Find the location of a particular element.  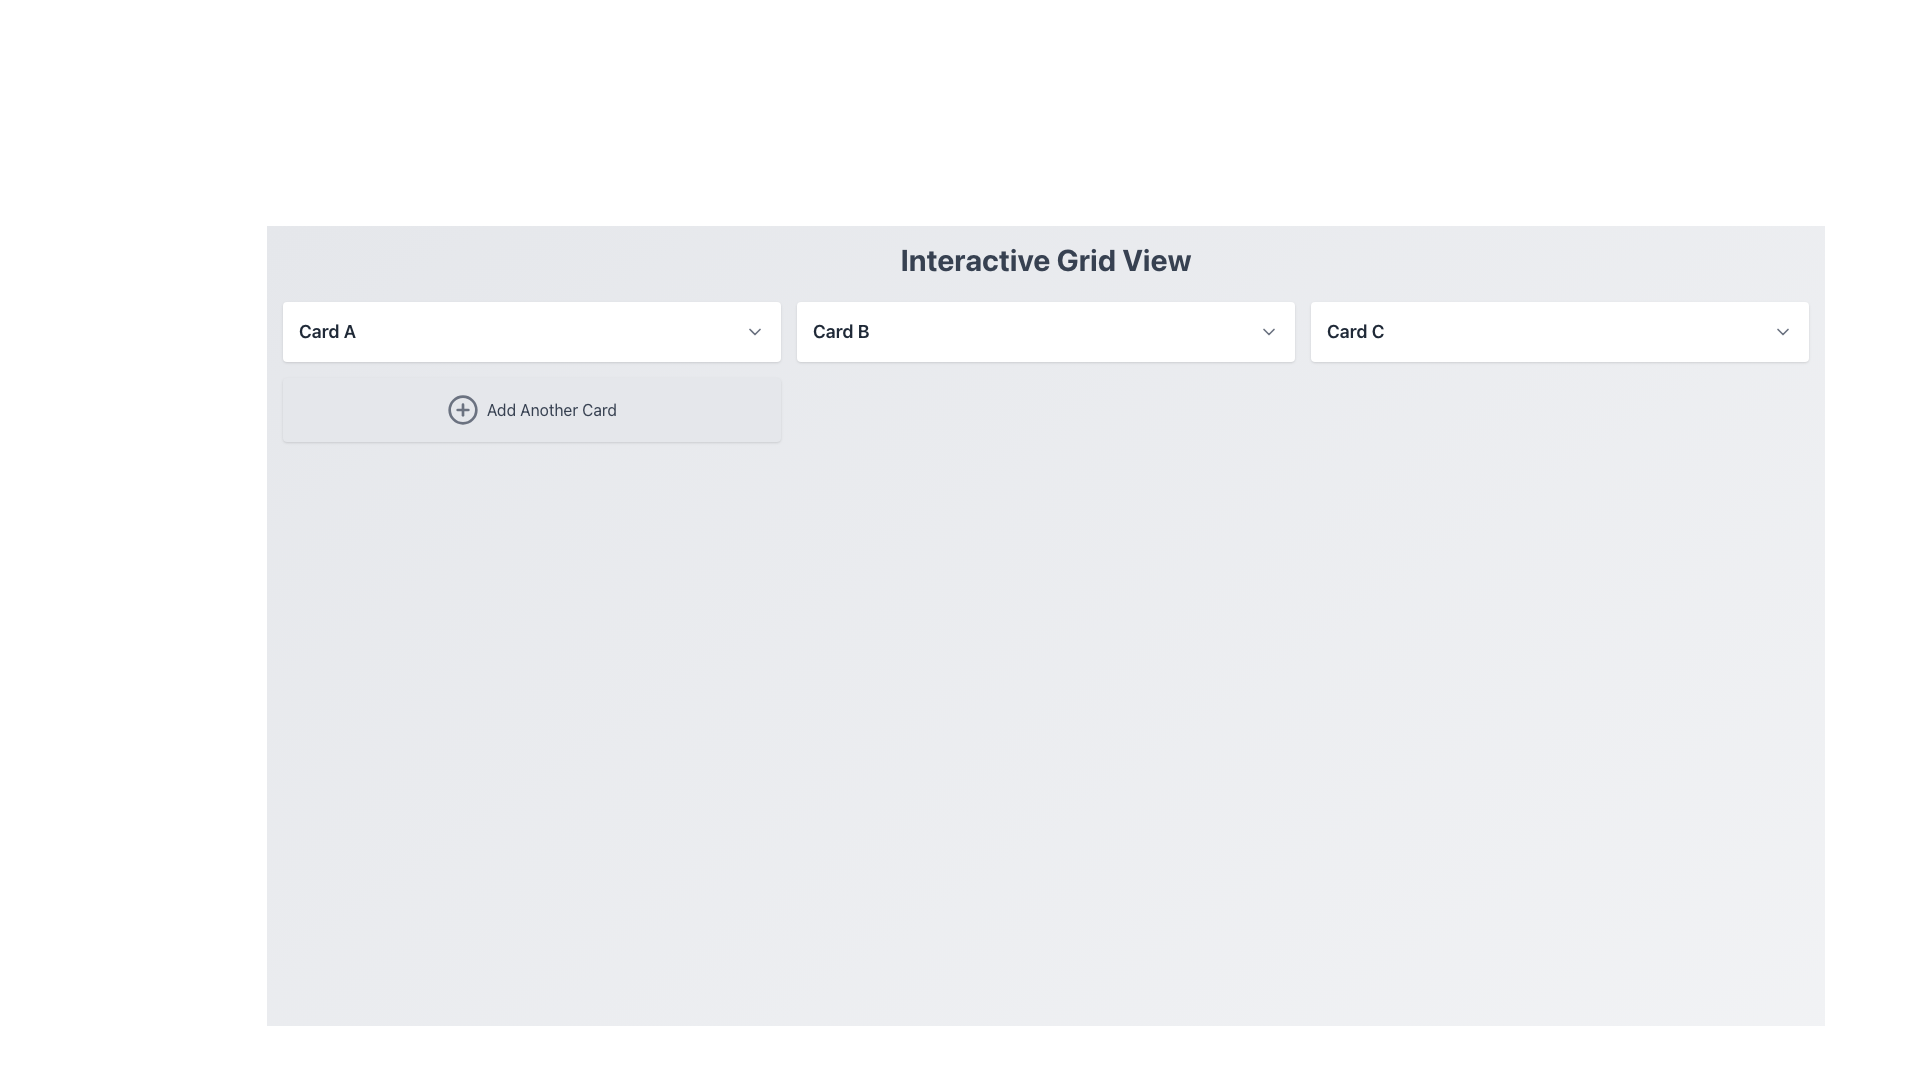

the dropdown toggle button located at the far right of the 'Card C' label in the top-right card is located at coordinates (1782, 330).